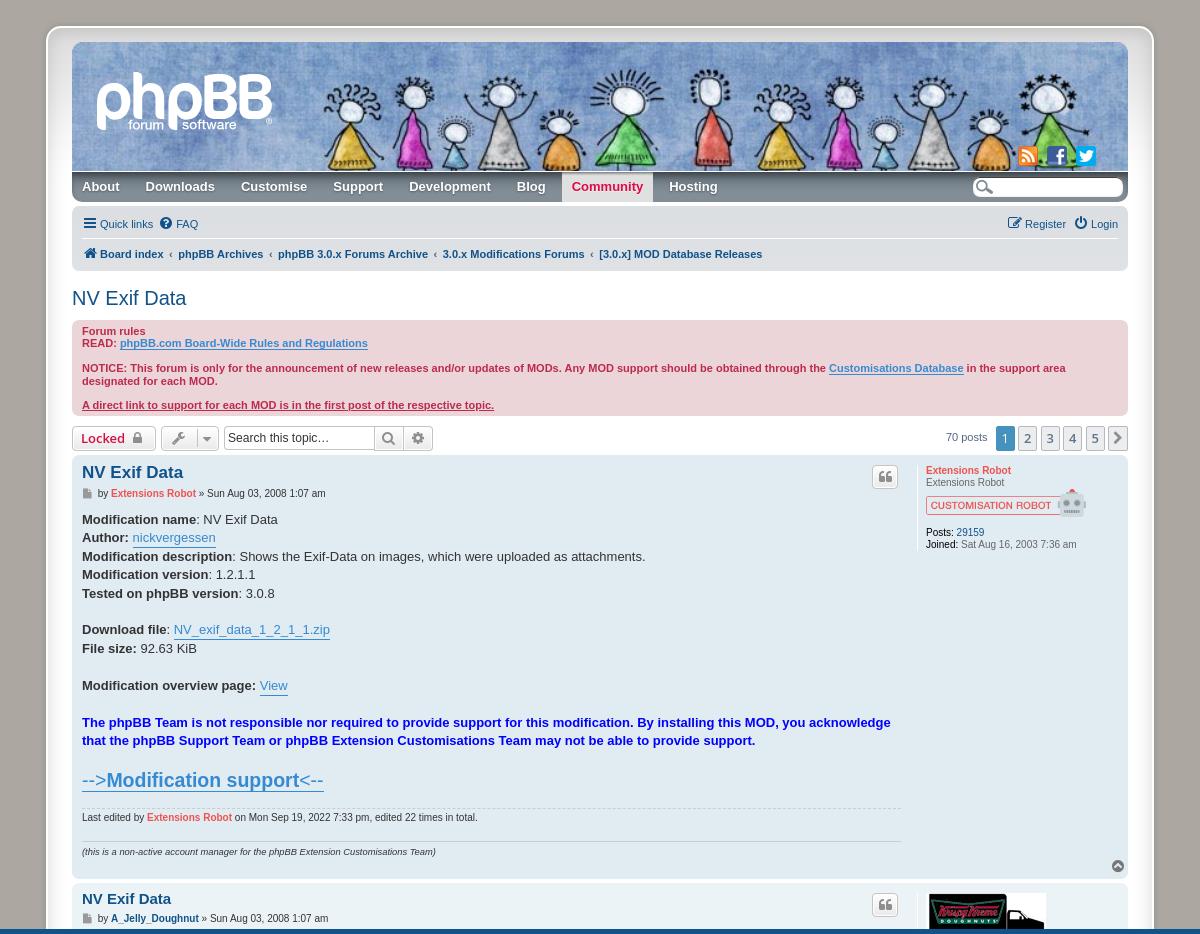 The width and height of the screenshot is (1200, 934). I want to click on 'The phpBB Team is not responsible nor required to provide support for this modification. By installing this MOD, you acknowledge that the phpBB Support Team or phpBB Extension Customisations Team may not be able to provide support.', so click(485, 731).